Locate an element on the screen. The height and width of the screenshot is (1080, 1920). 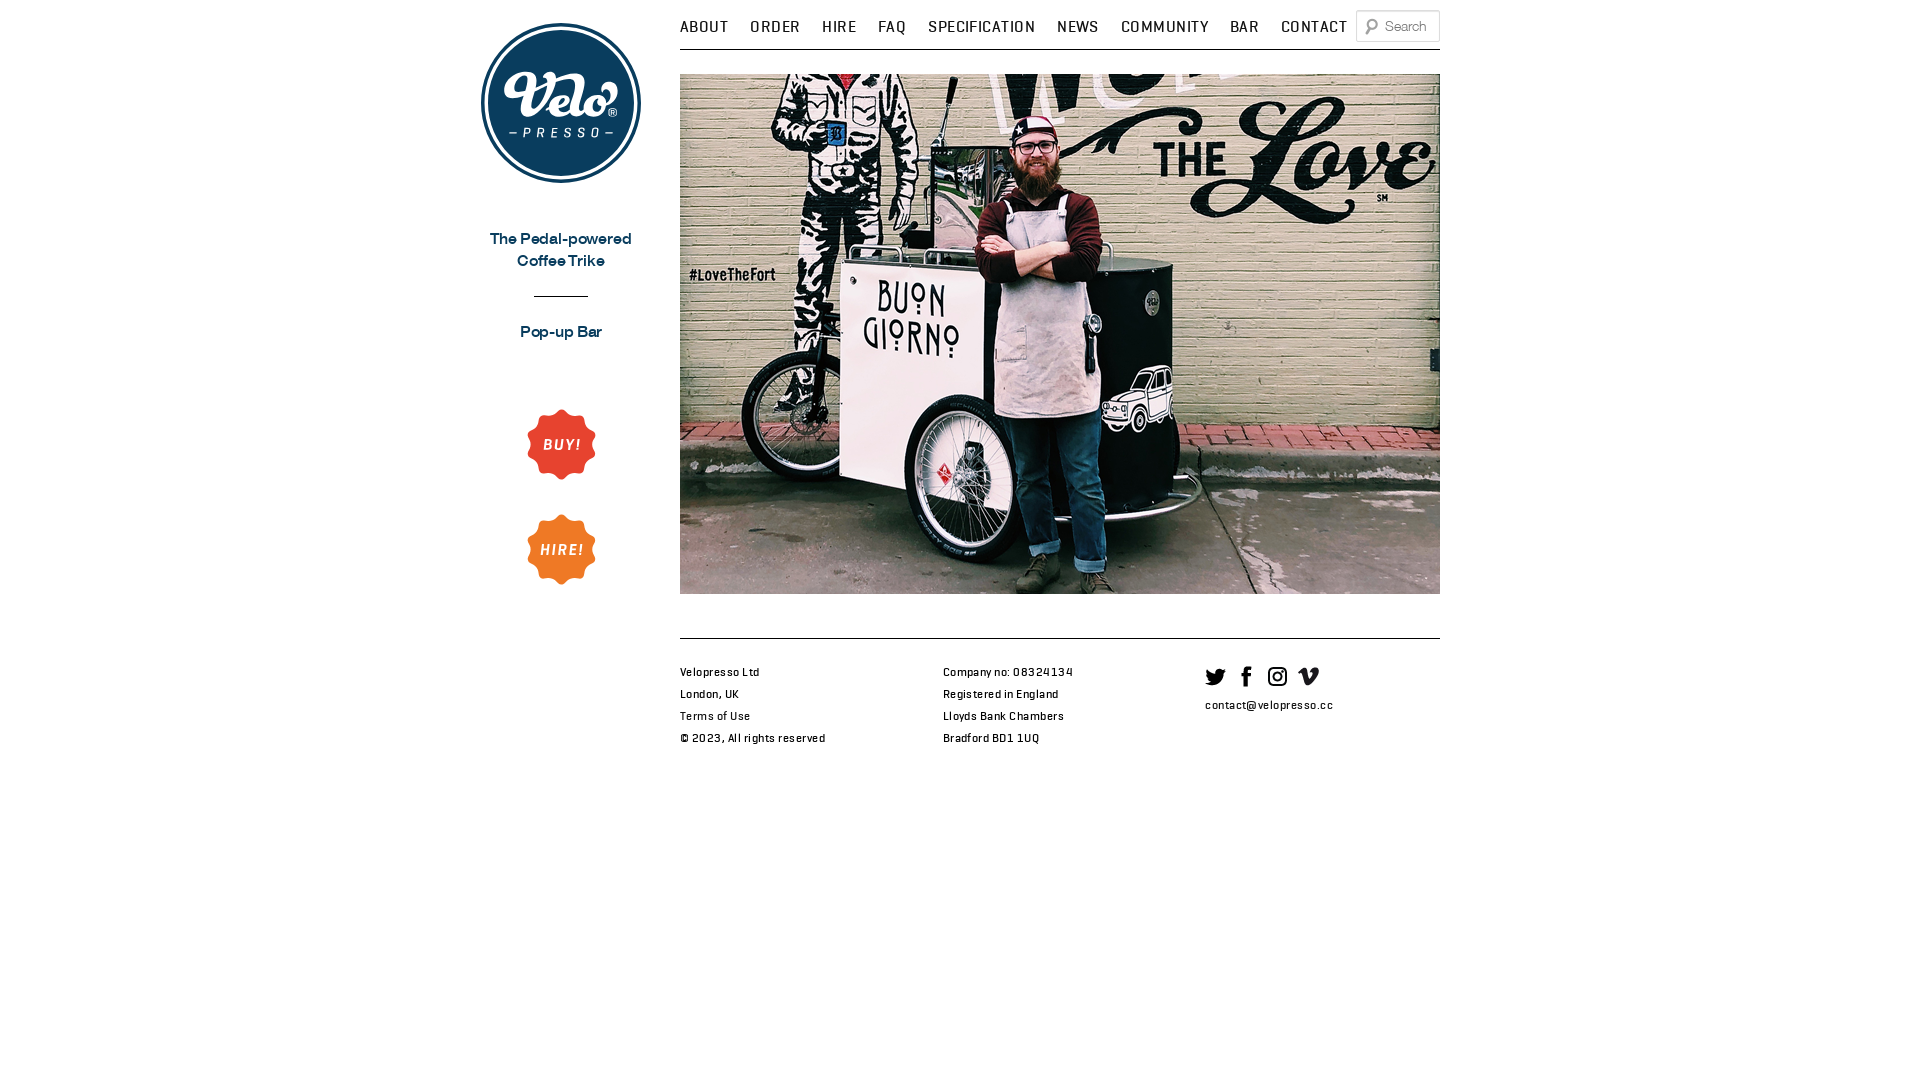
'COMMUNITY' is located at coordinates (1174, 27).